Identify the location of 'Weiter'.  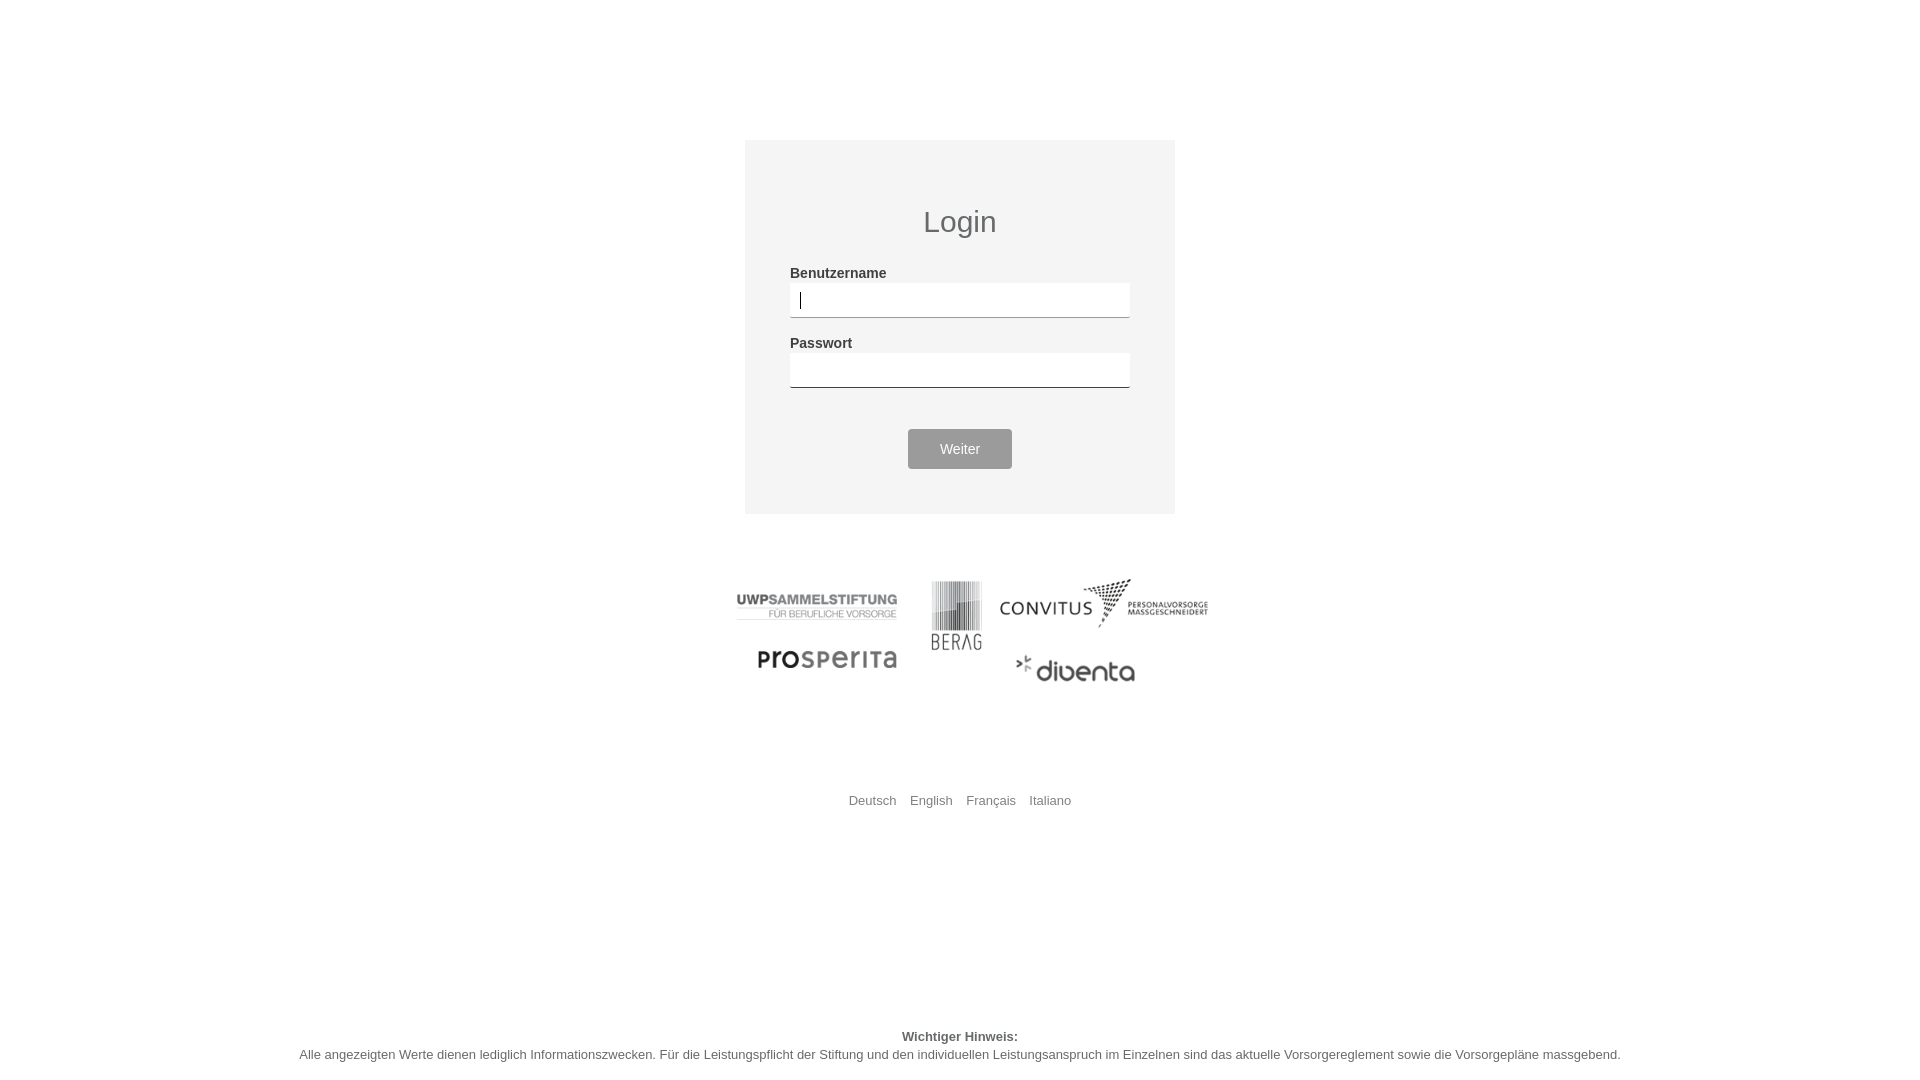
(906, 447).